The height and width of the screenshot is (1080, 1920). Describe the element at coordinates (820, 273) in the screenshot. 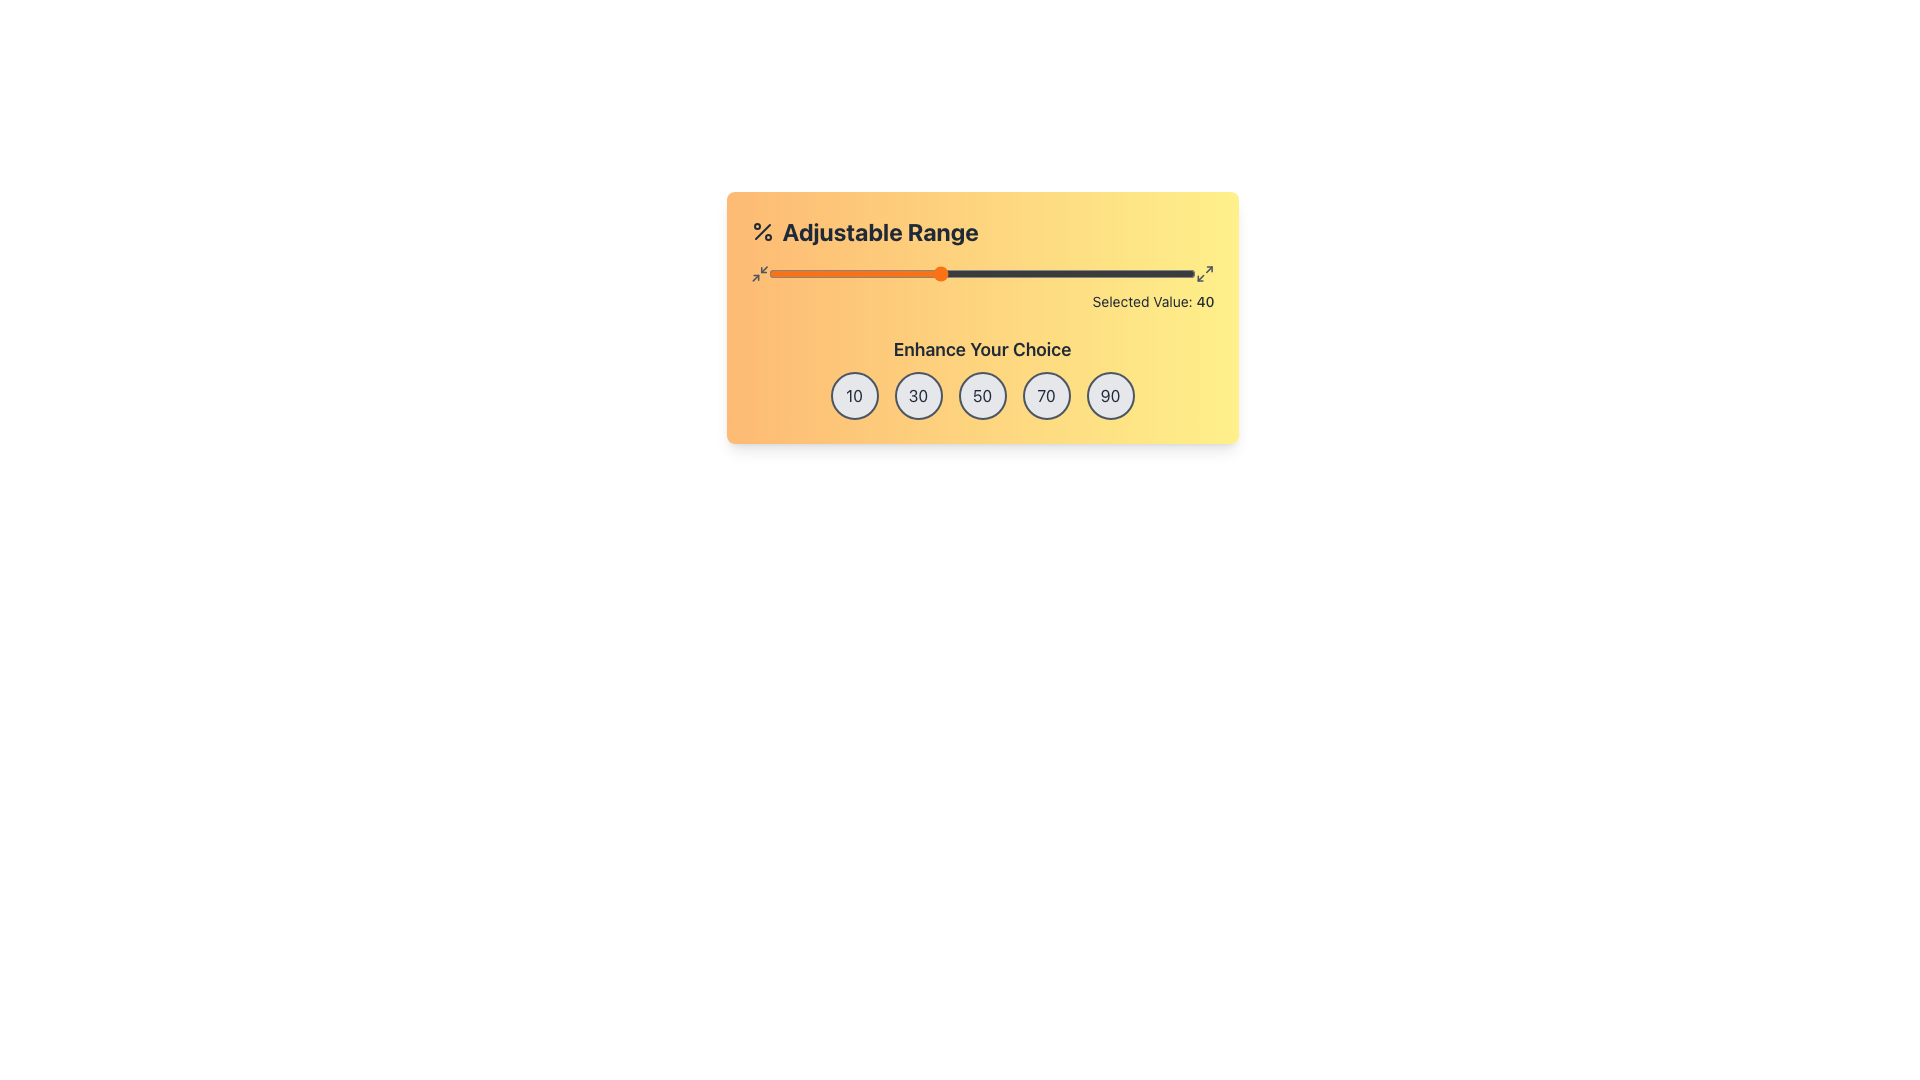

I see `the percentage` at that location.